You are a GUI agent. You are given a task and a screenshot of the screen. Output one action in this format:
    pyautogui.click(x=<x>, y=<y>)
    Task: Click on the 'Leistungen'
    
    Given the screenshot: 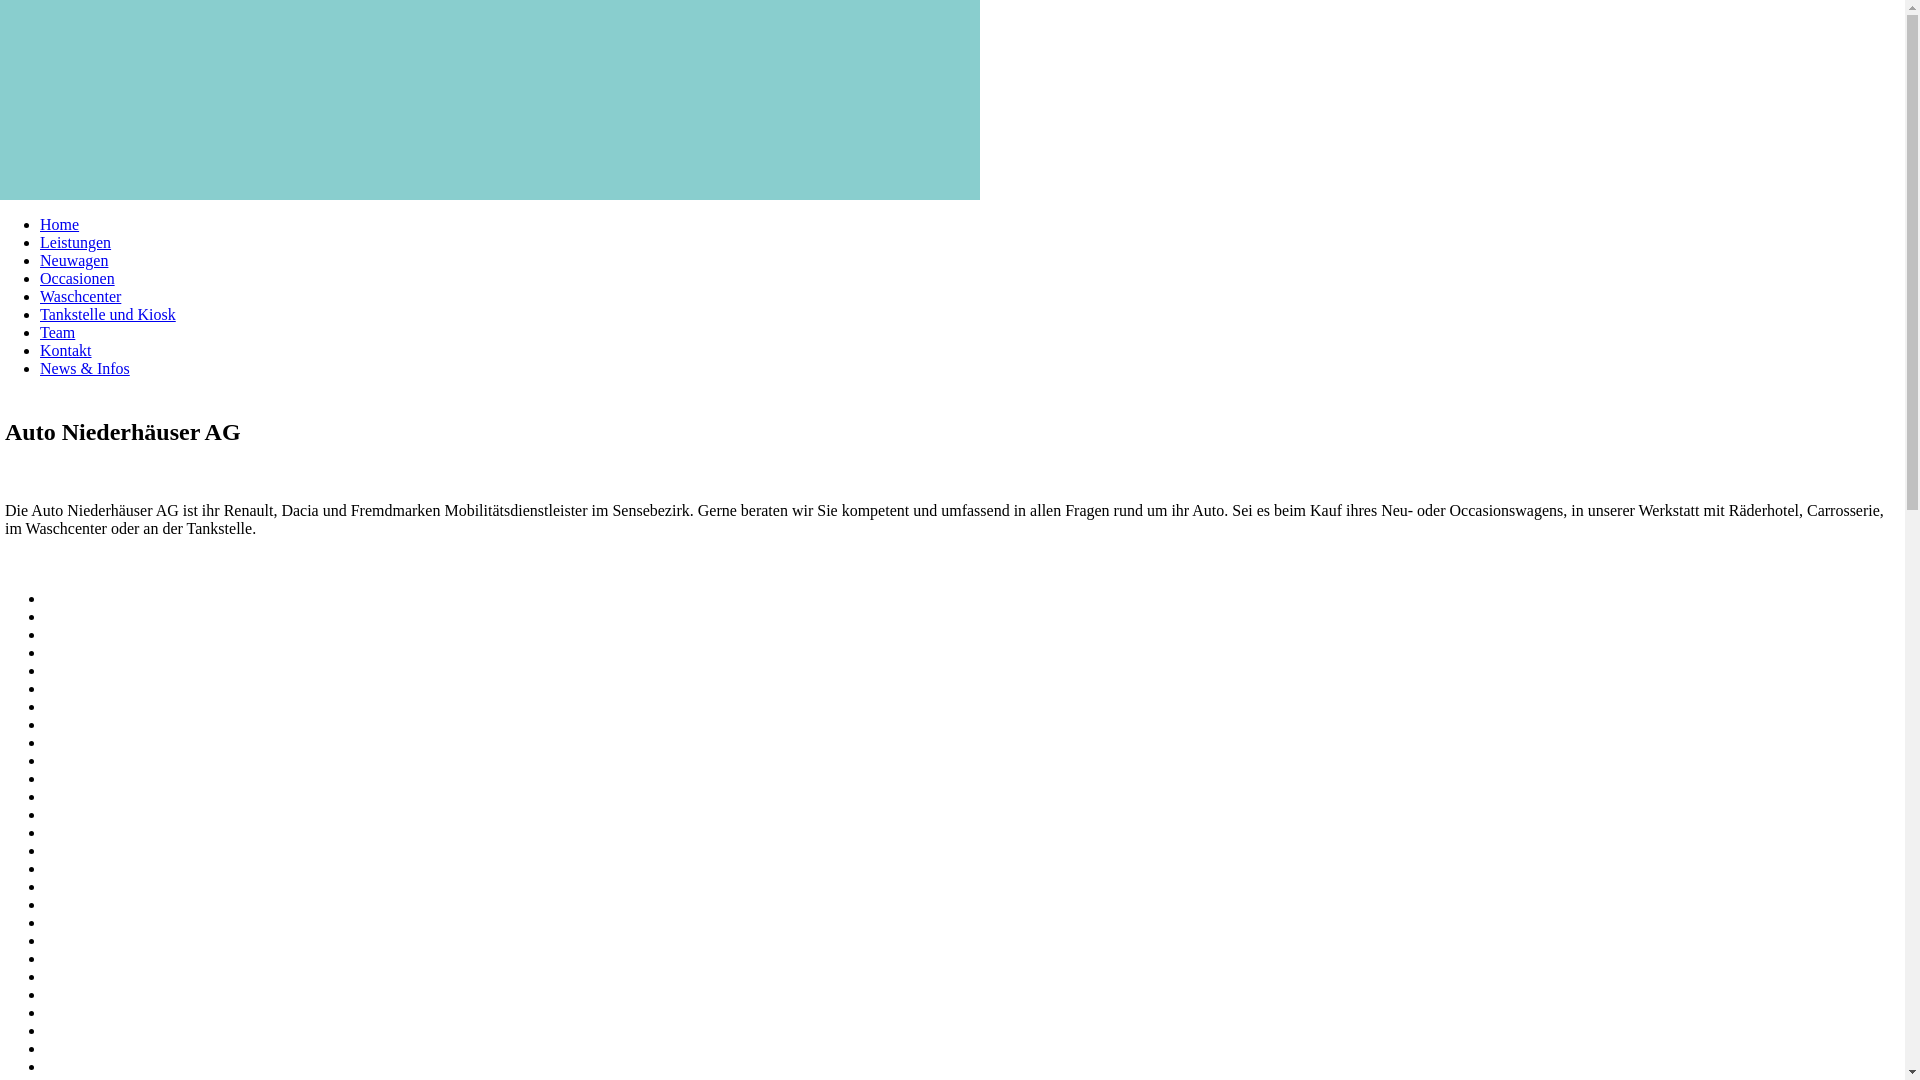 What is the action you would take?
    pyautogui.click(x=39, y=241)
    